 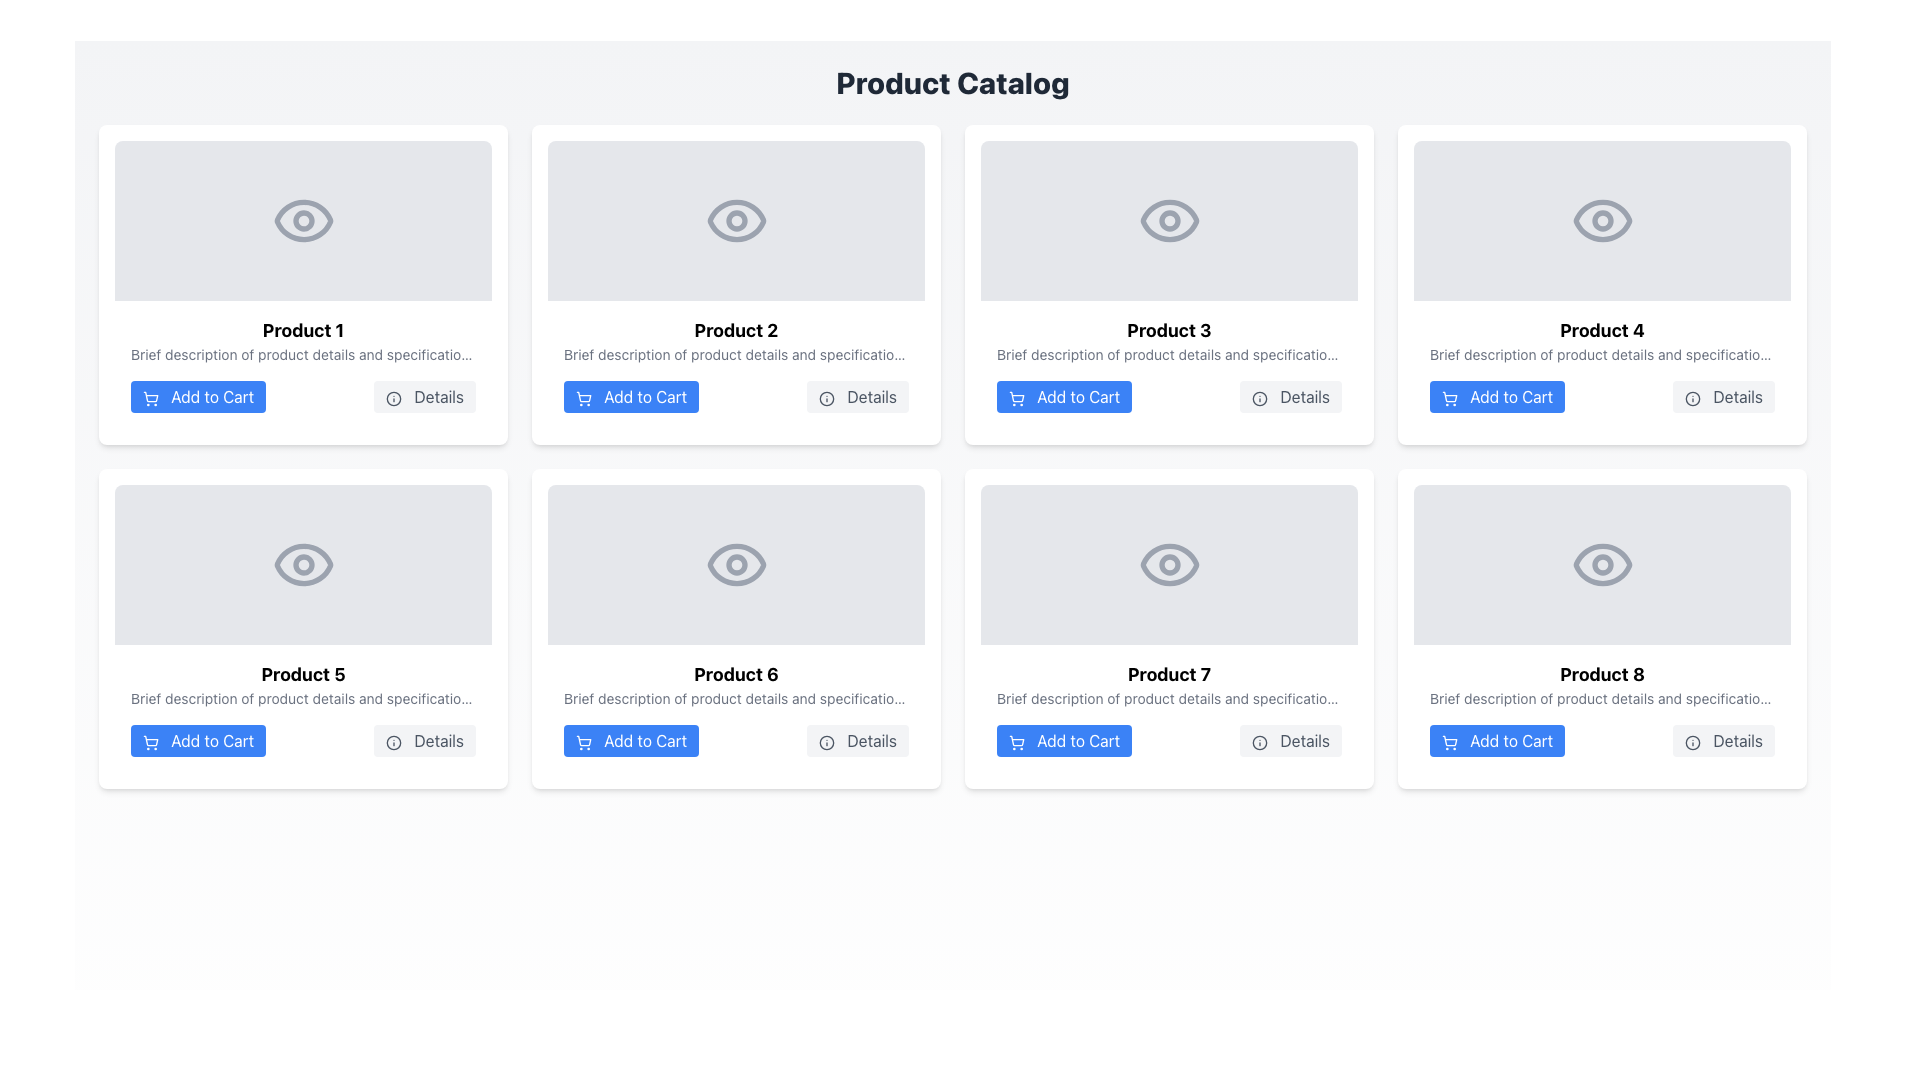 What do you see at coordinates (1692, 742) in the screenshot?
I see `the 'Details' button icon located at the bottom-right corner of the 'Product 8' card` at bounding box center [1692, 742].